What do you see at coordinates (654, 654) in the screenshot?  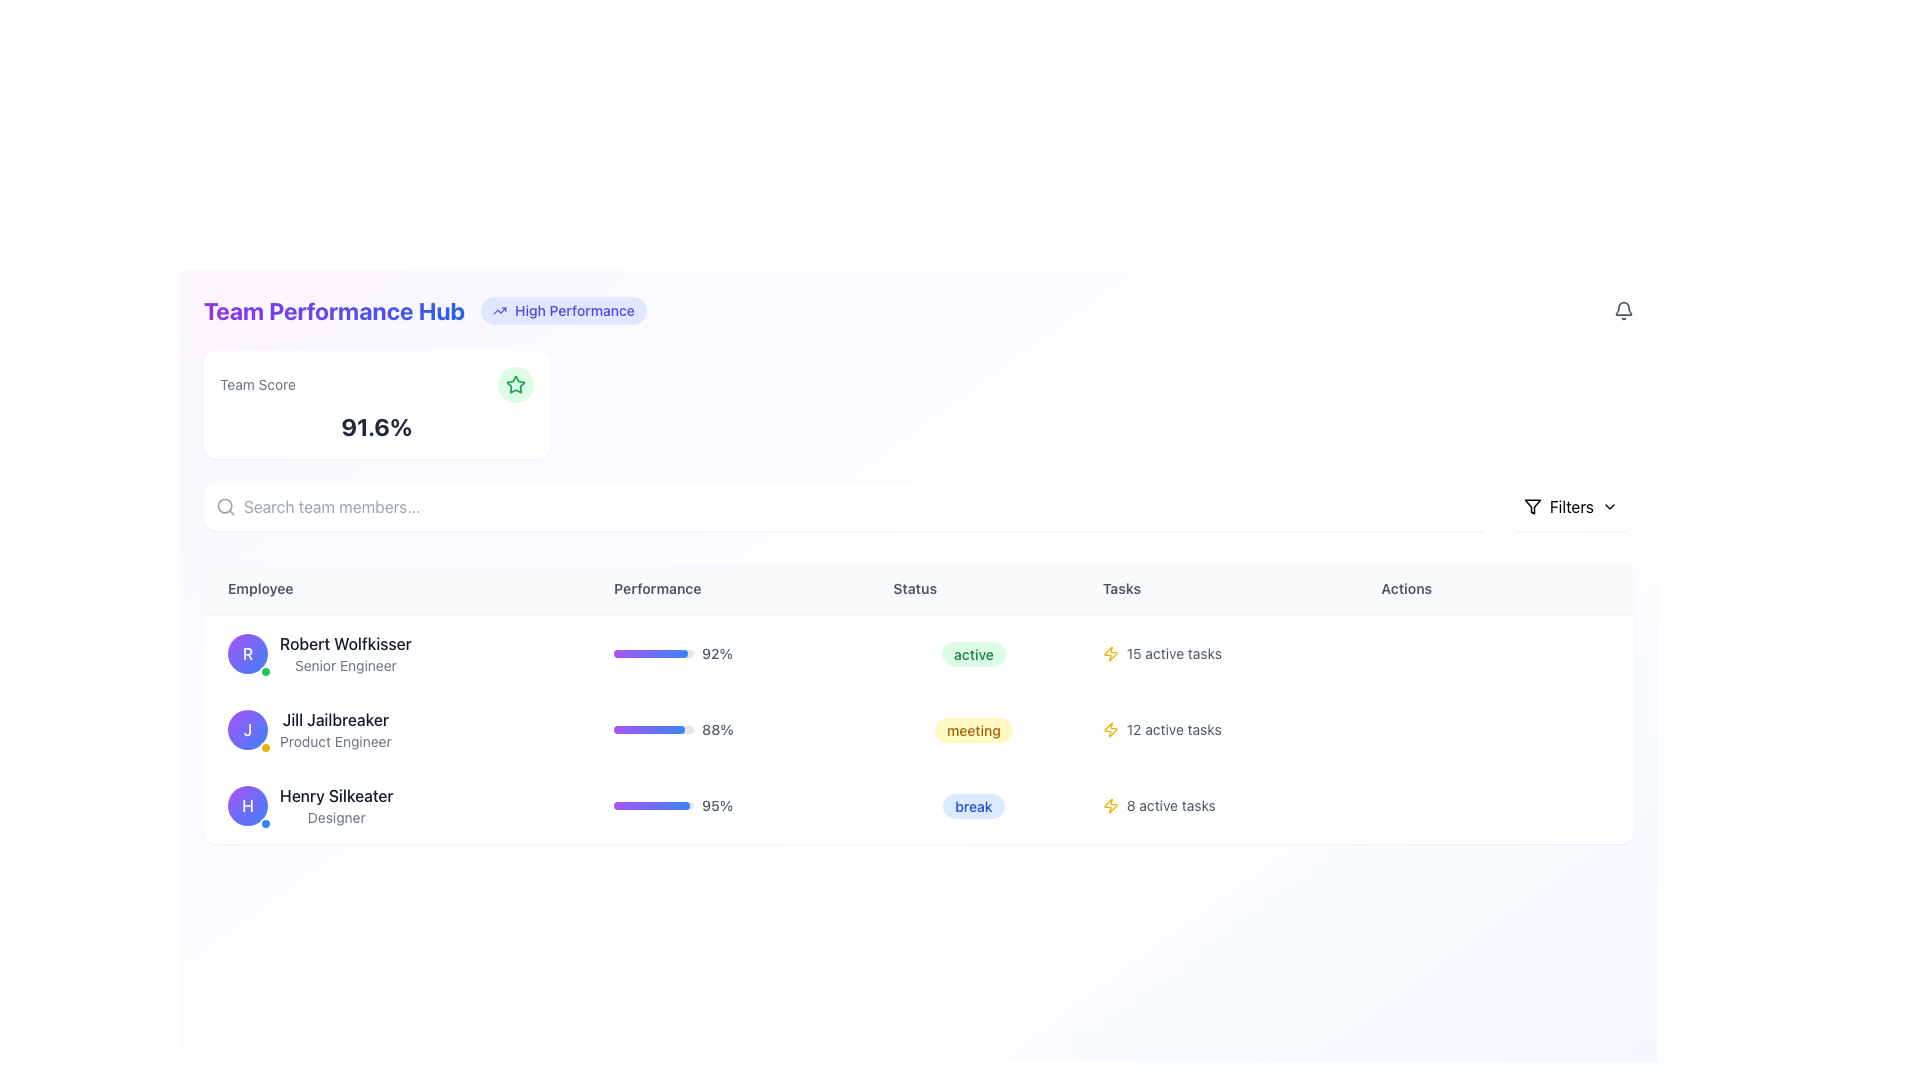 I see `the Progress Bar representing the performance metric for Robert Wolfkisser, which visually indicates a completion percentage of 92%` at bounding box center [654, 654].